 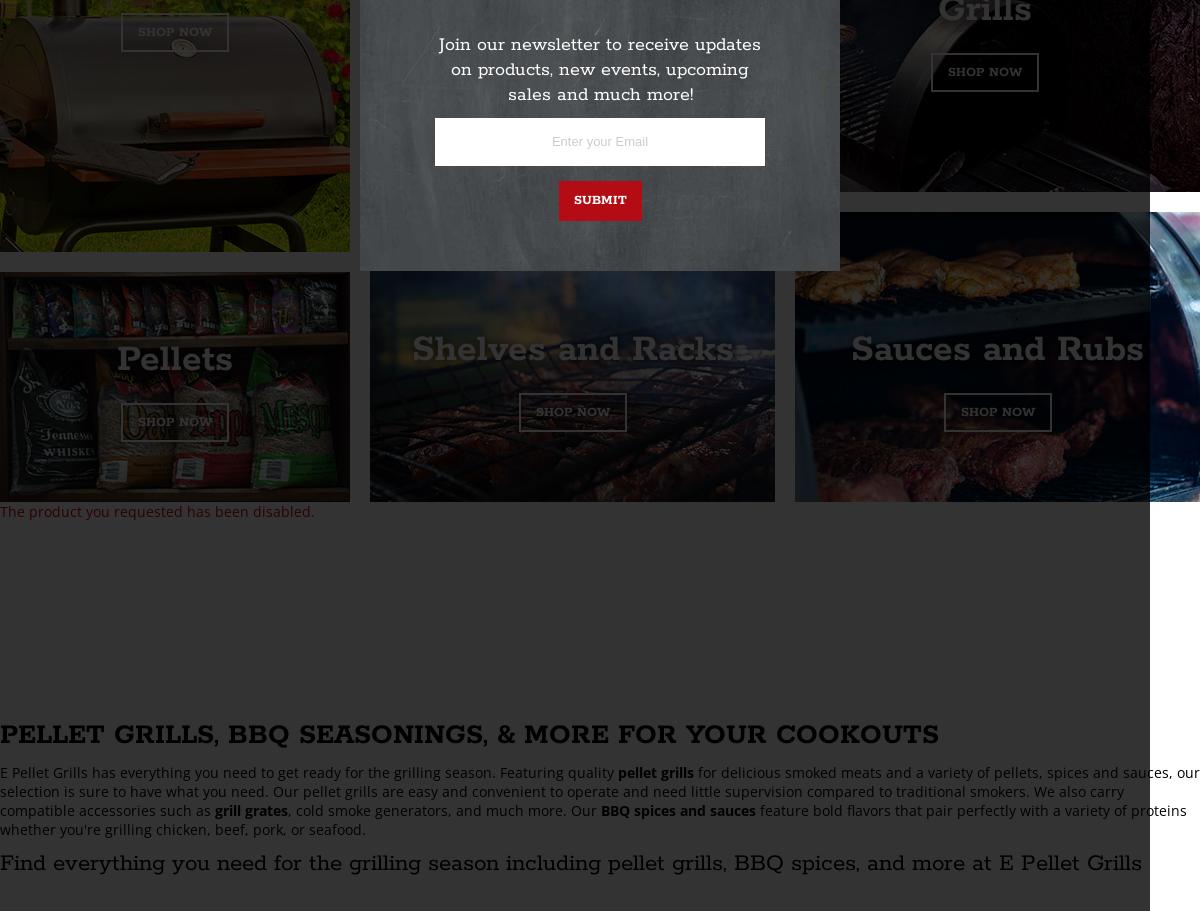 What do you see at coordinates (572, 199) in the screenshot?
I see `'Submit'` at bounding box center [572, 199].